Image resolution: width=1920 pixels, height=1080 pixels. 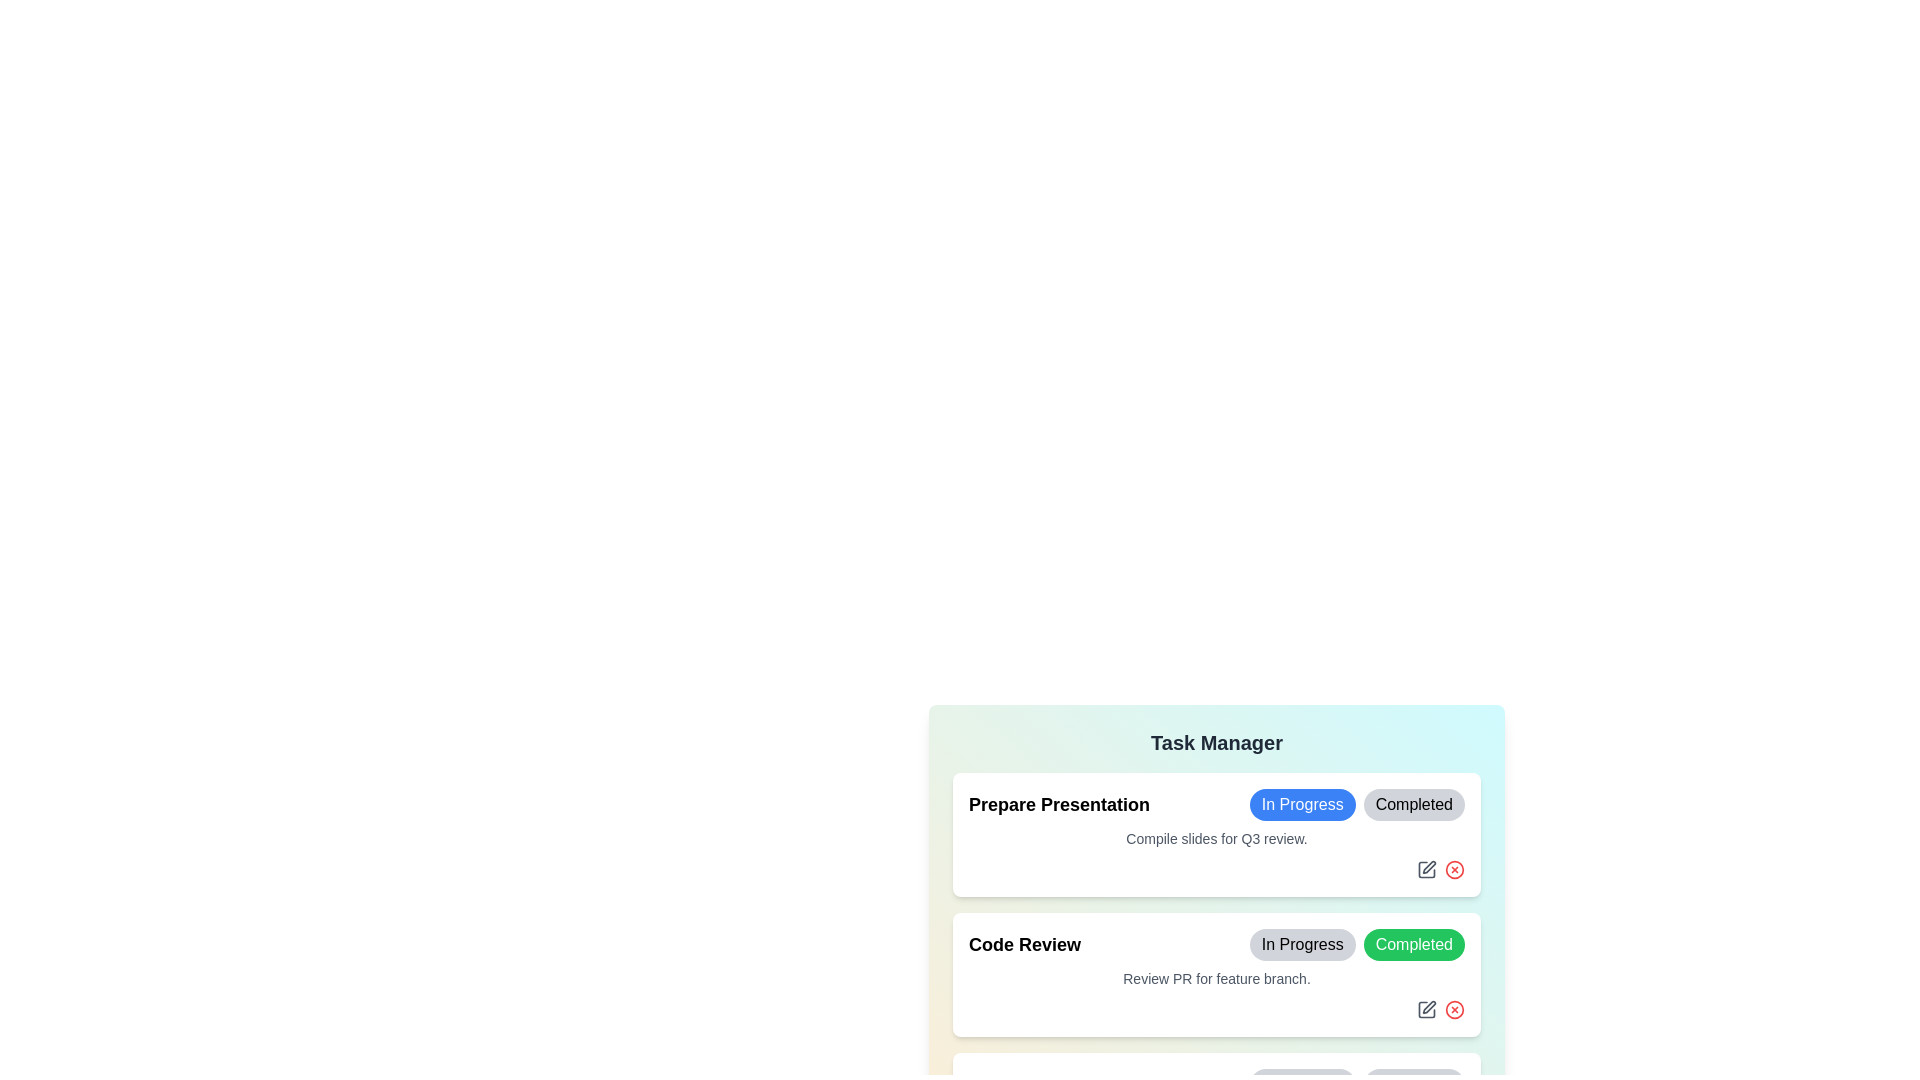 I want to click on the 'In Progress' button for the task titled 'Prepare Presentation', so click(x=1301, y=804).